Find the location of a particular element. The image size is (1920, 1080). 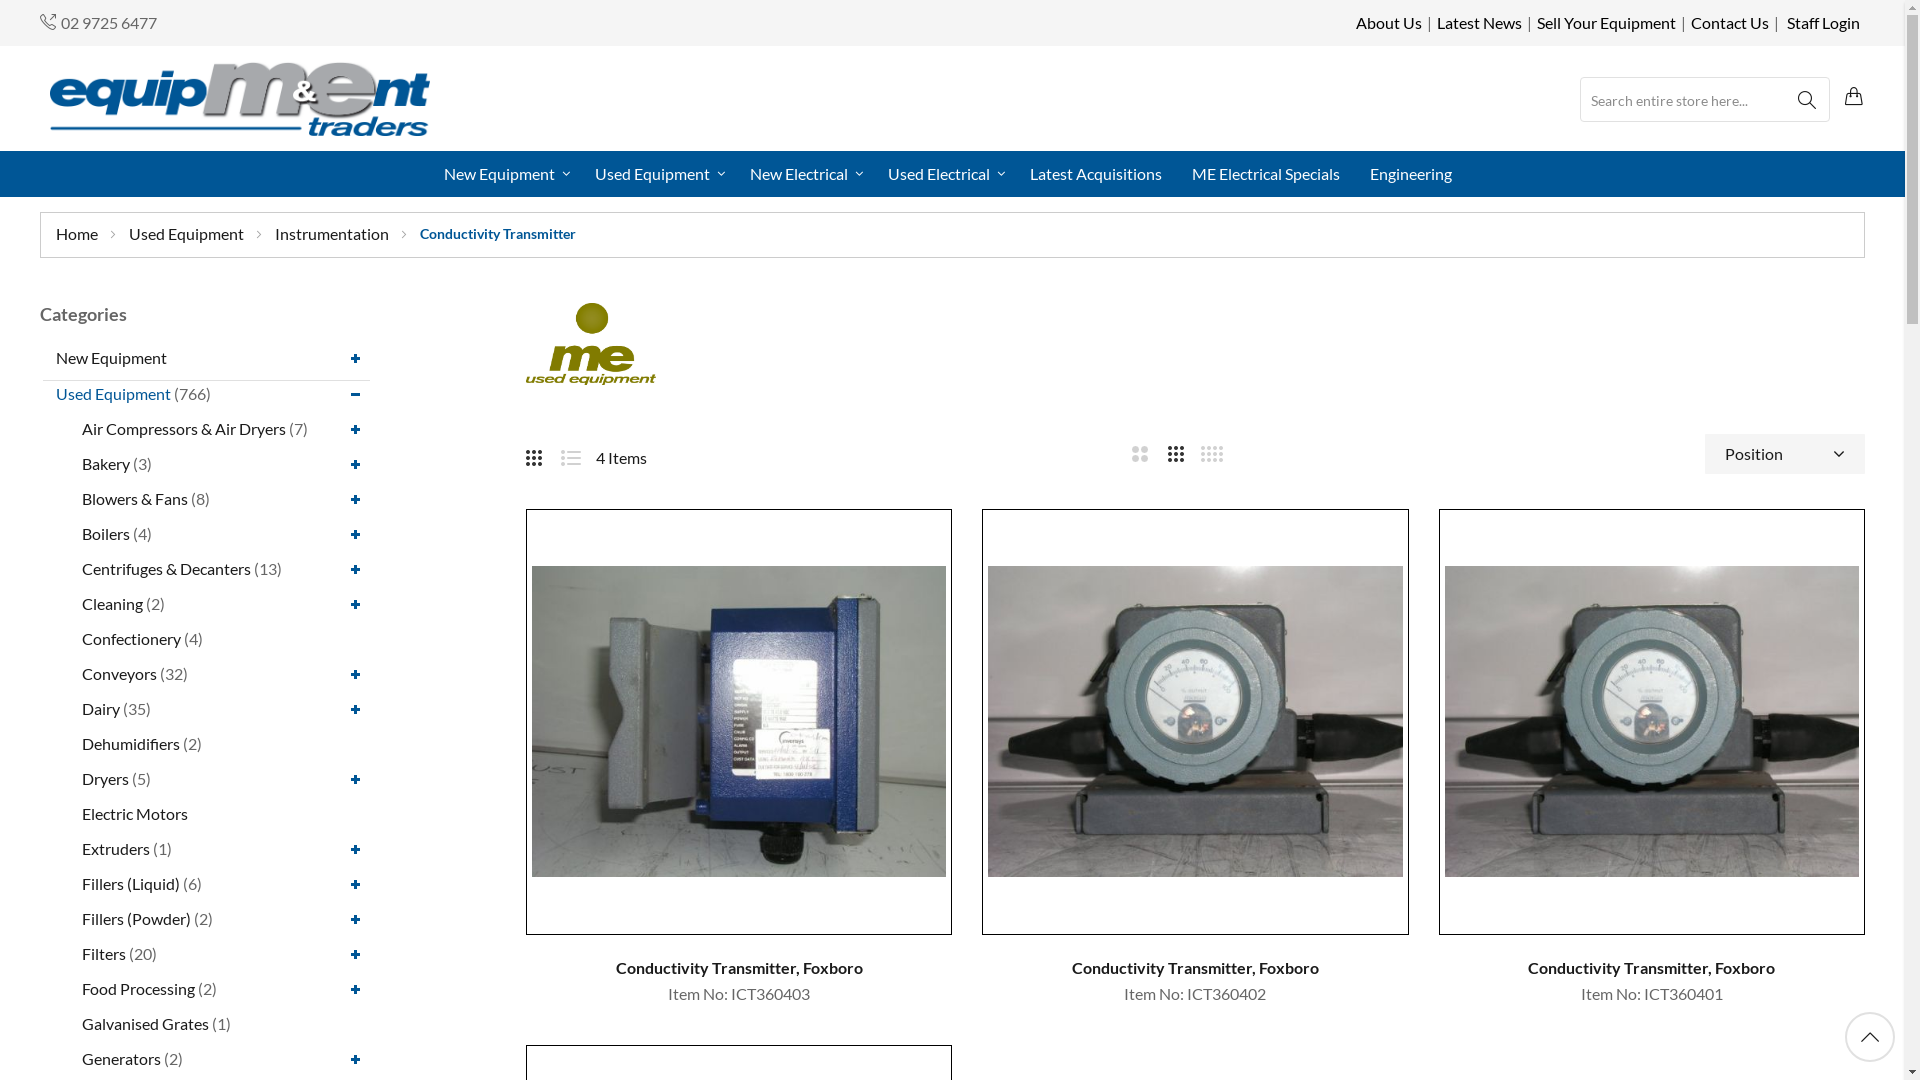

'Boilers' is located at coordinates (80, 532).